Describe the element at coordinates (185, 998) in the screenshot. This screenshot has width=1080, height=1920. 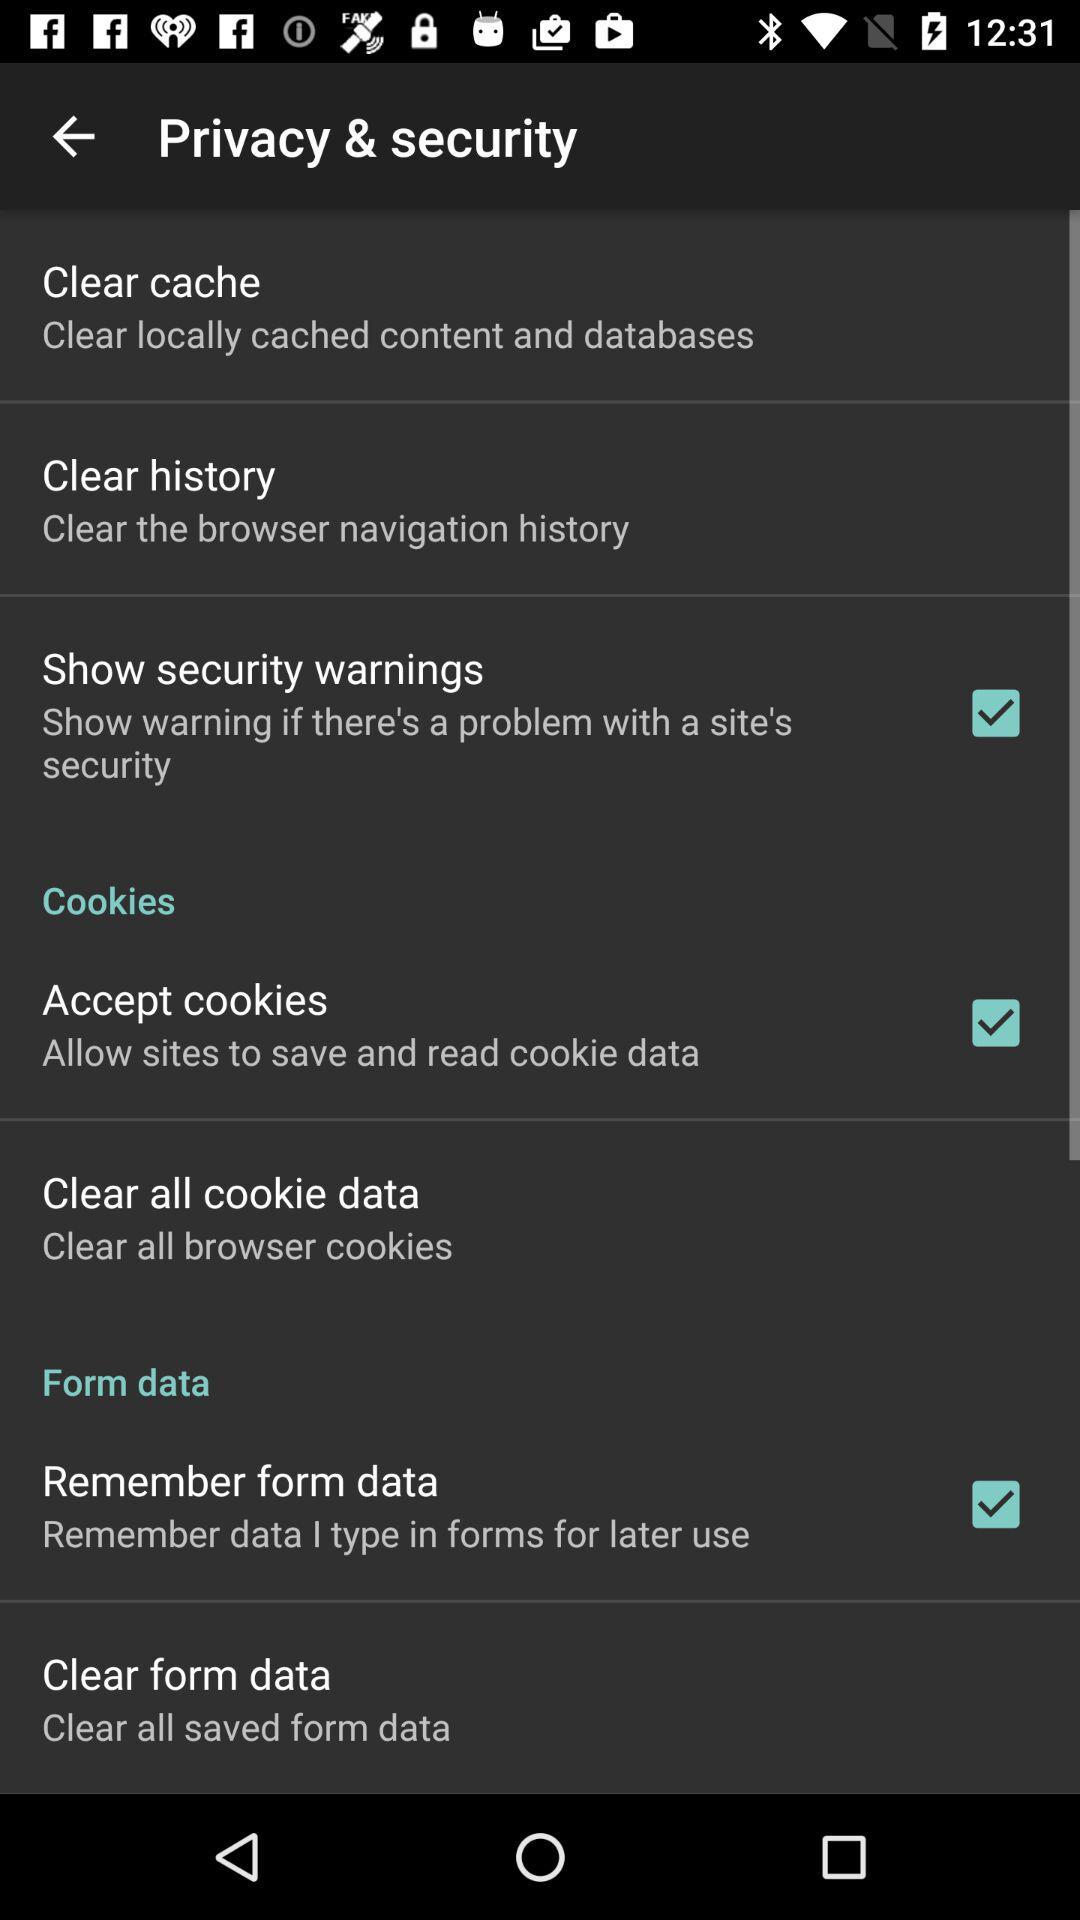
I see `the accept cookies icon` at that location.